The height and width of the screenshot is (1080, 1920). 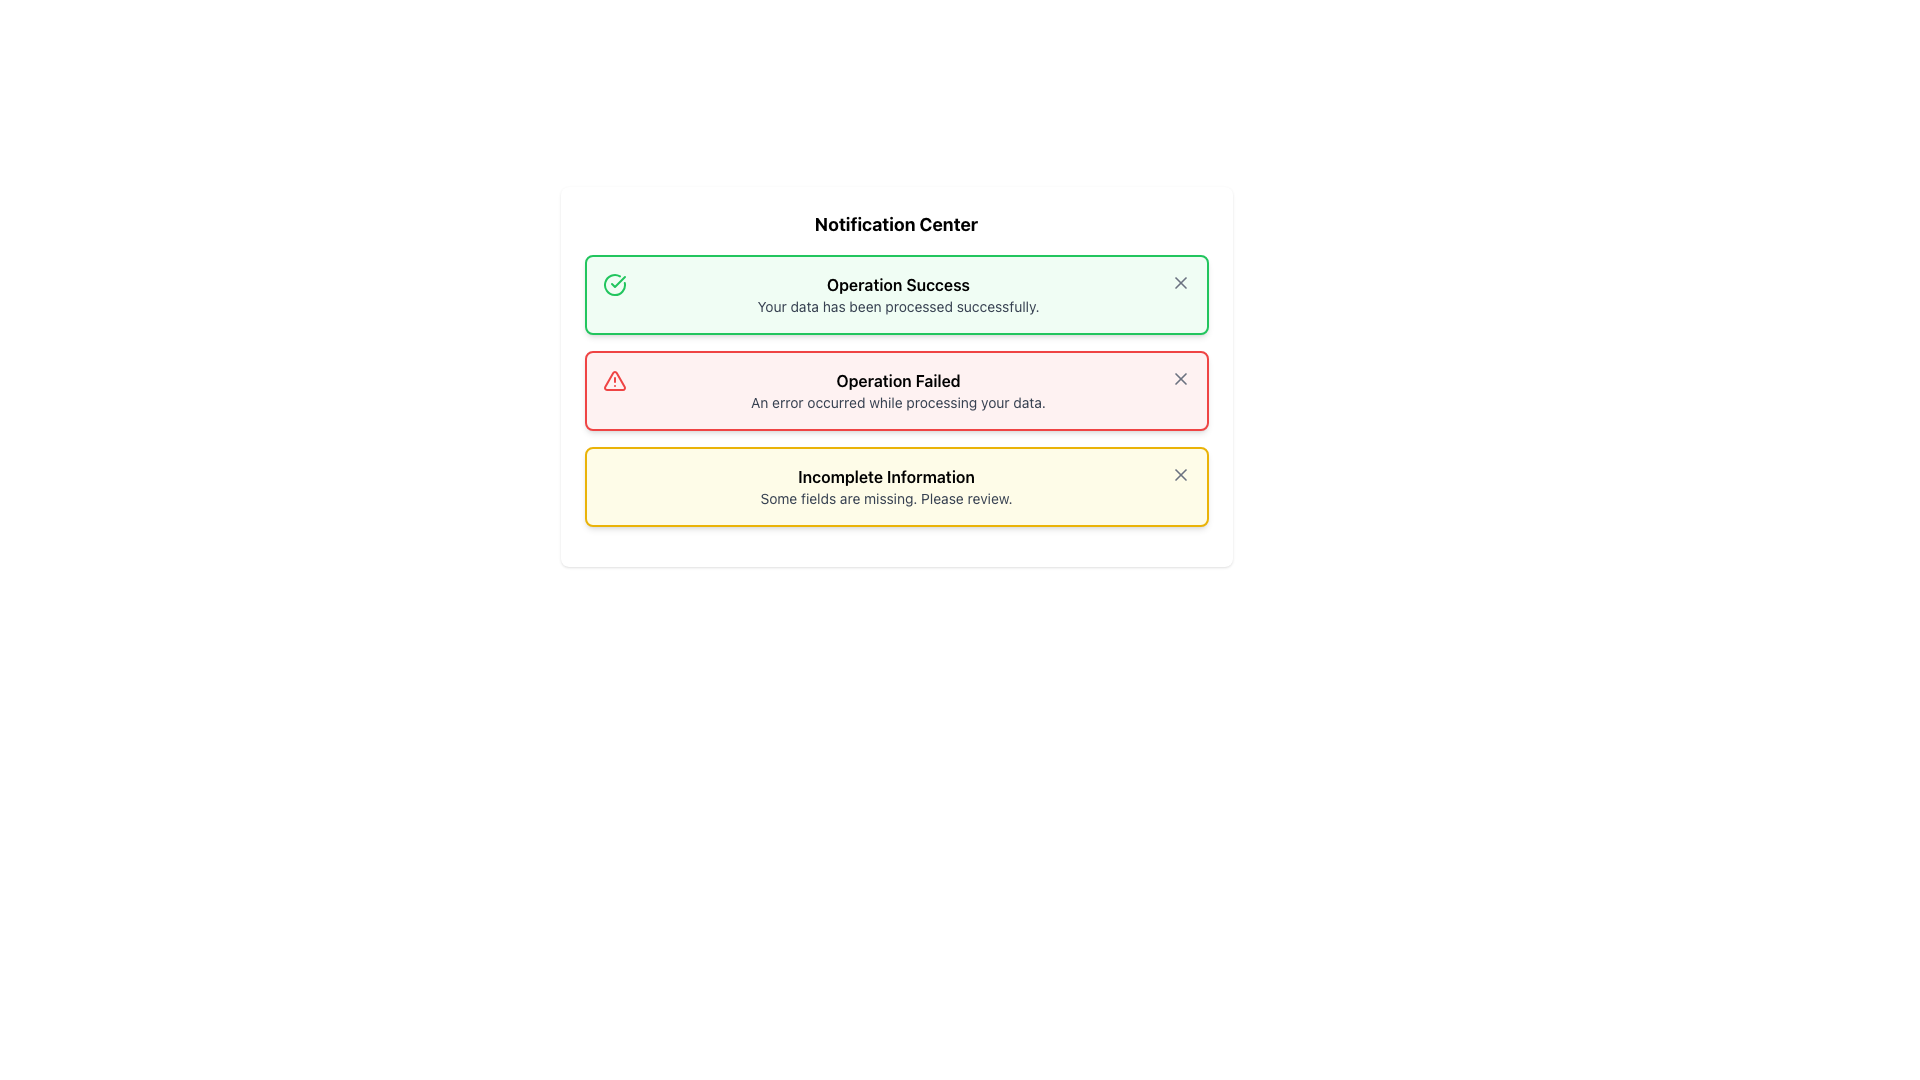 What do you see at coordinates (885, 486) in the screenshot?
I see `the static text block that provides a notification message about missing fields, located in the third notification box with a yellow border in the notification center` at bounding box center [885, 486].